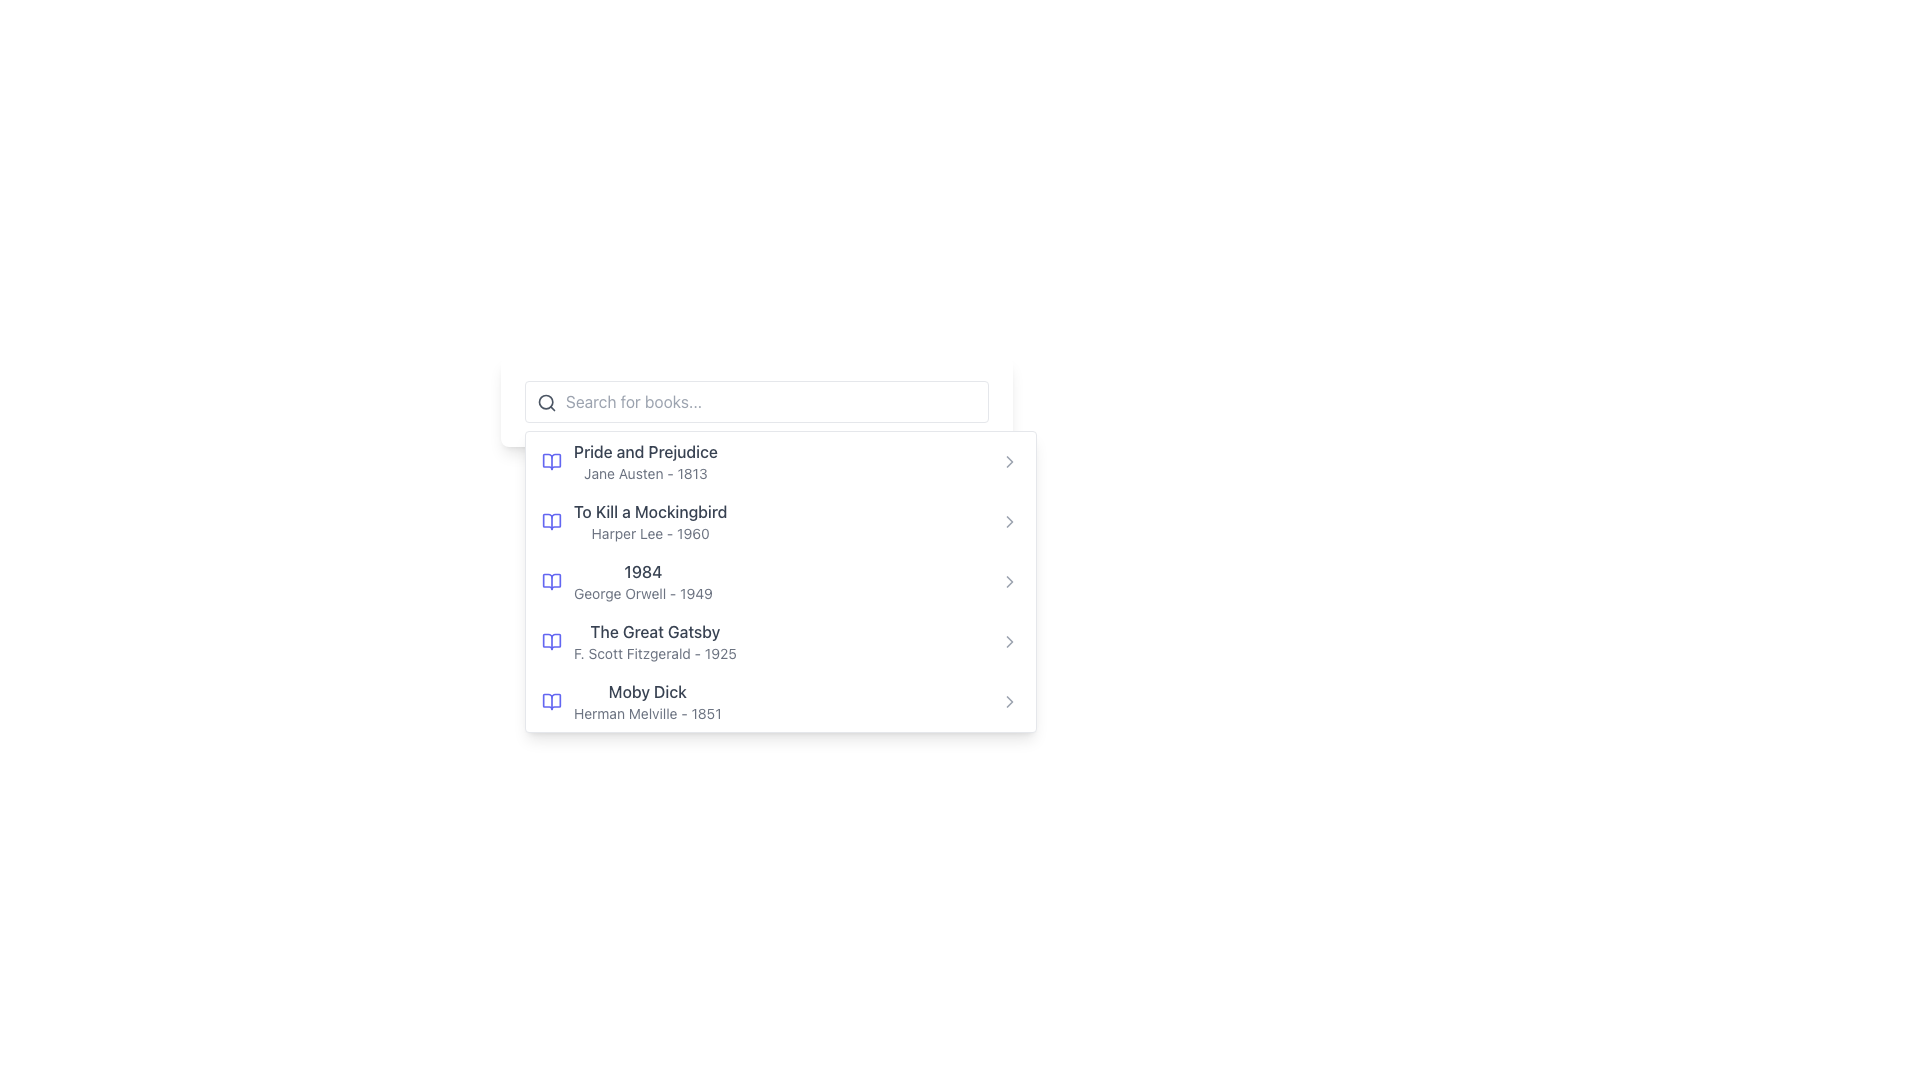  I want to click on the small indigo book icon that is positioned to the left of the text 'To Kill a Mockingbird Harper Lee - 1960', so click(552, 520).